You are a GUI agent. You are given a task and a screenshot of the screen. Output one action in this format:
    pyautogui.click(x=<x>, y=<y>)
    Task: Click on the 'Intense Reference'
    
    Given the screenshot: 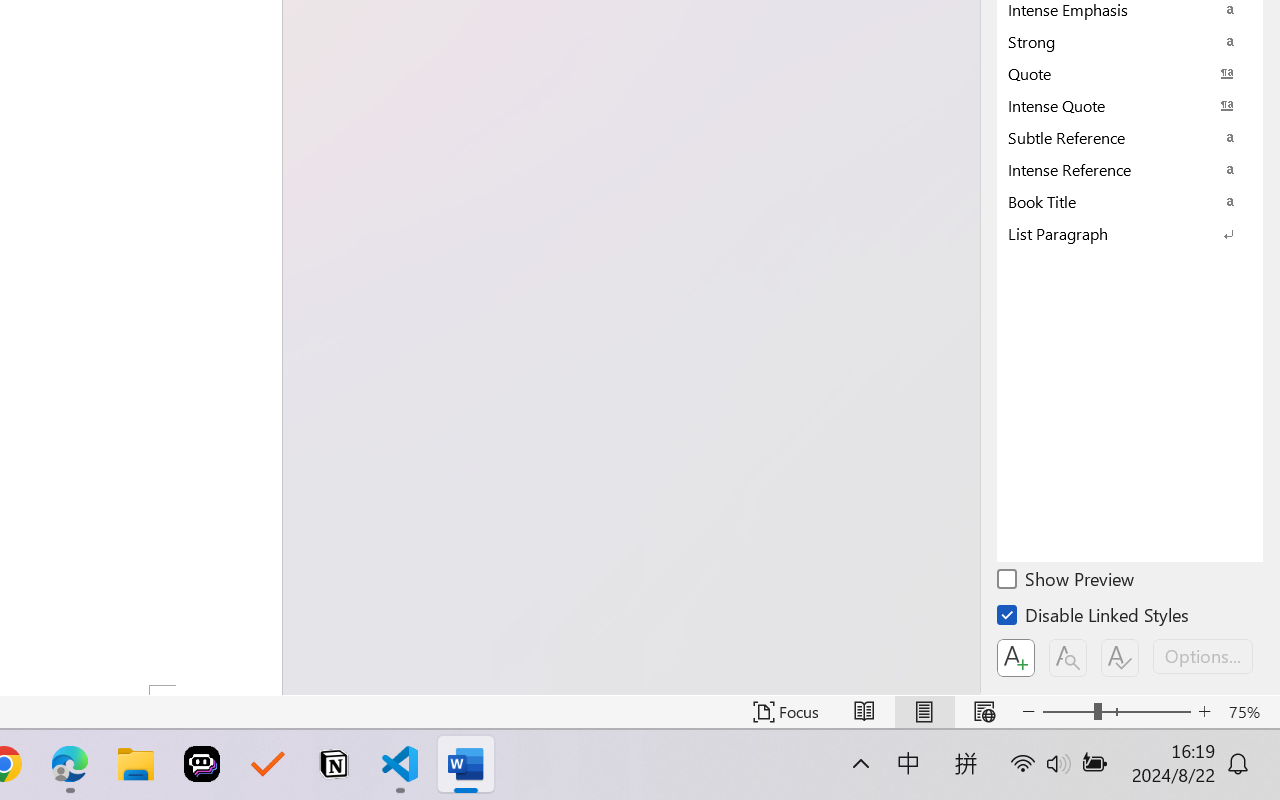 What is the action you would take?
    pyautogui.click(x=1130, y=168)
    